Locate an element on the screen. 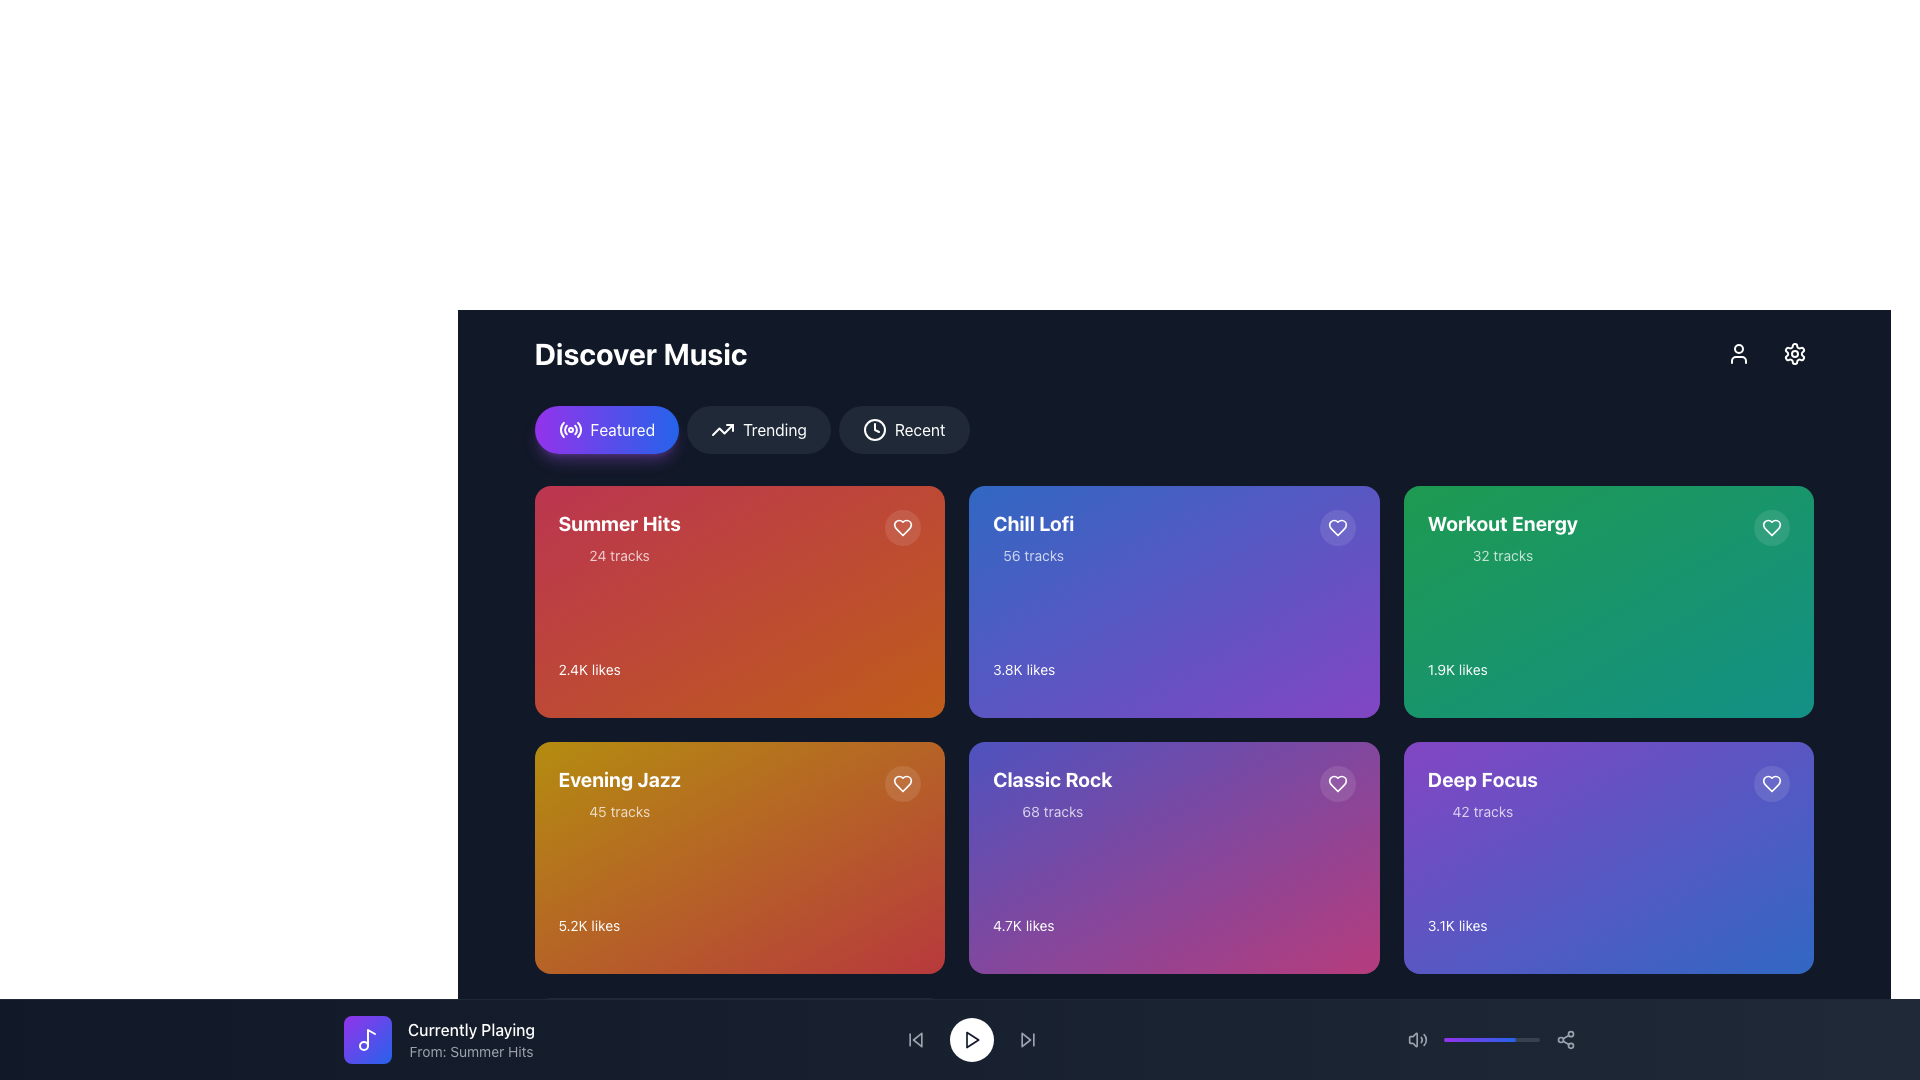 The height and width of the screenshot is (1080, 1920). the appearance of the music icon located at the bottom left of the interface, next to the text components 'Currently Playing' and 'From: Summer Hits' is located at coordinates (368, 1039).